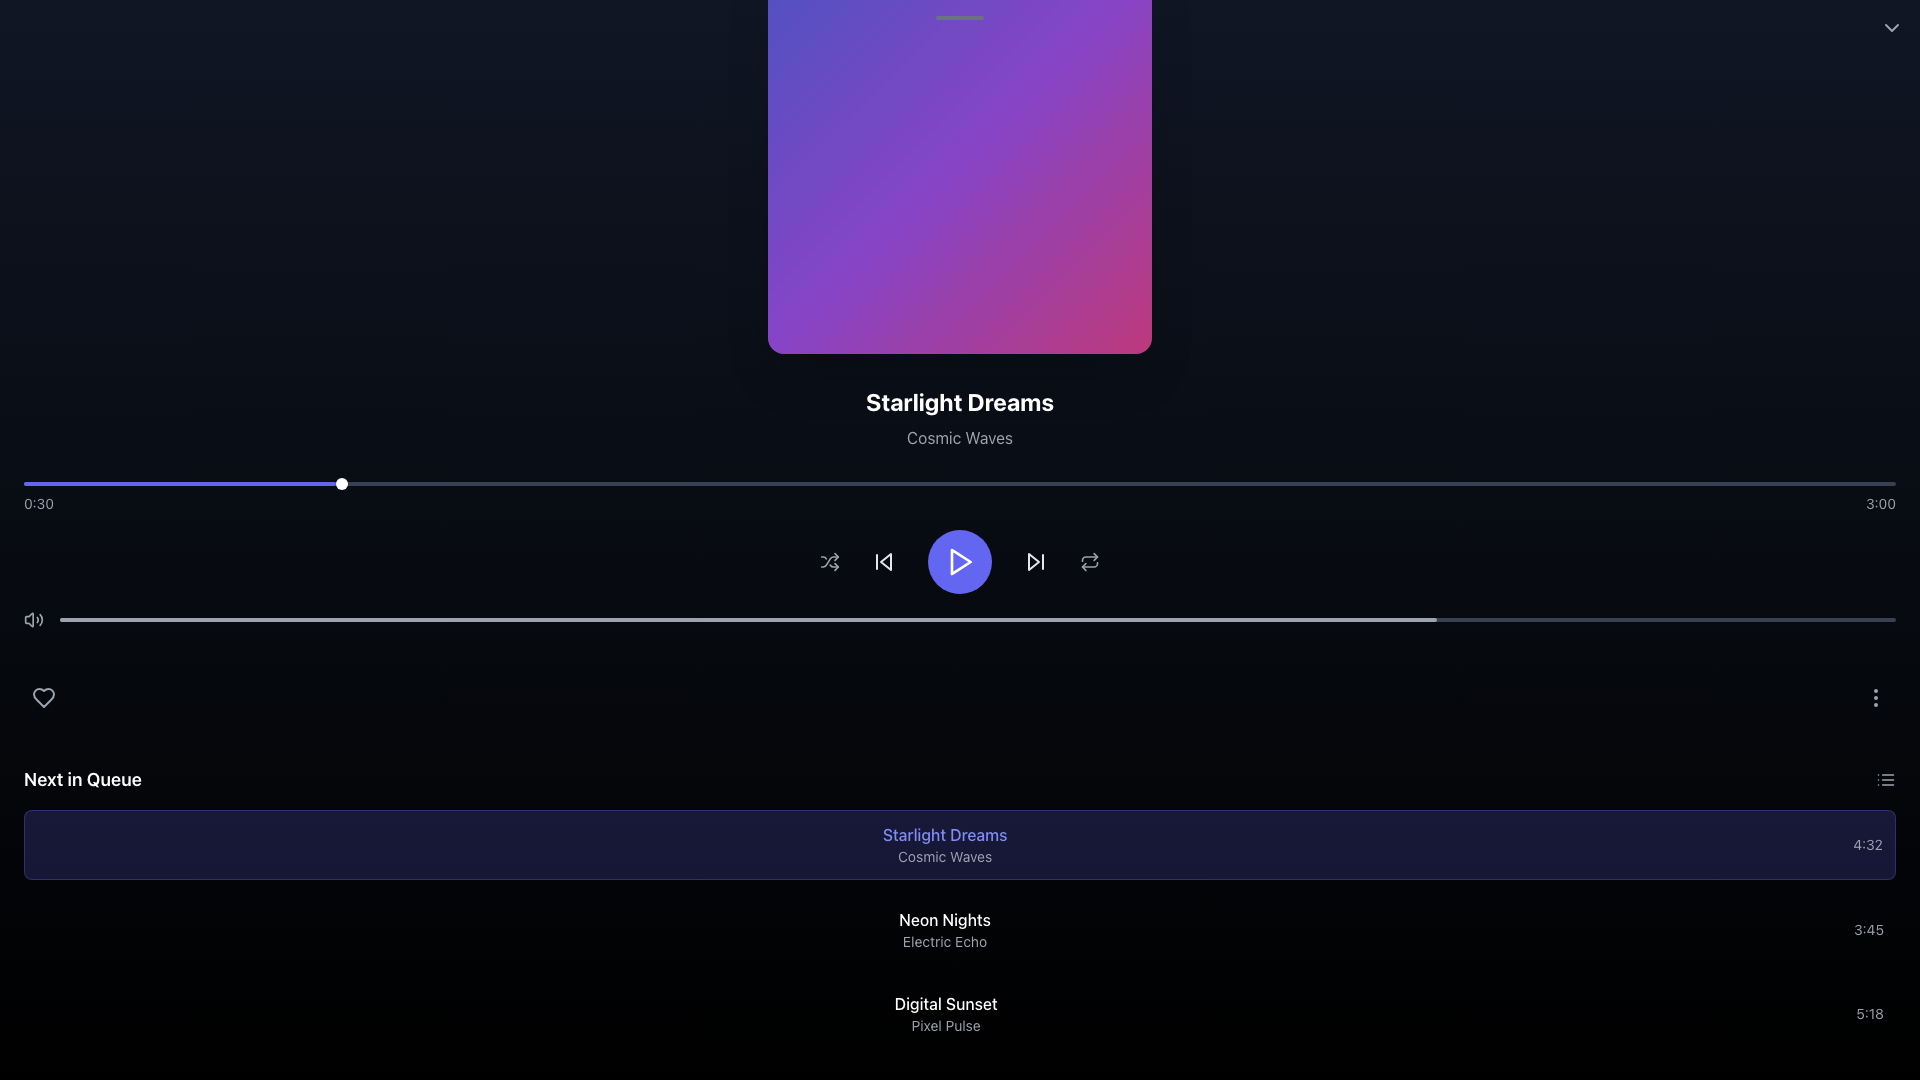 The width and height of the screenshot is (1920, 1080). Describe the element at coordinates (43, 697) in the screenshot. I see `the heart-shaped icon located beneath the primary playback controls, aligned towards the bottom-left corner of the interface, just before the 'Next in Queue' section` at that location.